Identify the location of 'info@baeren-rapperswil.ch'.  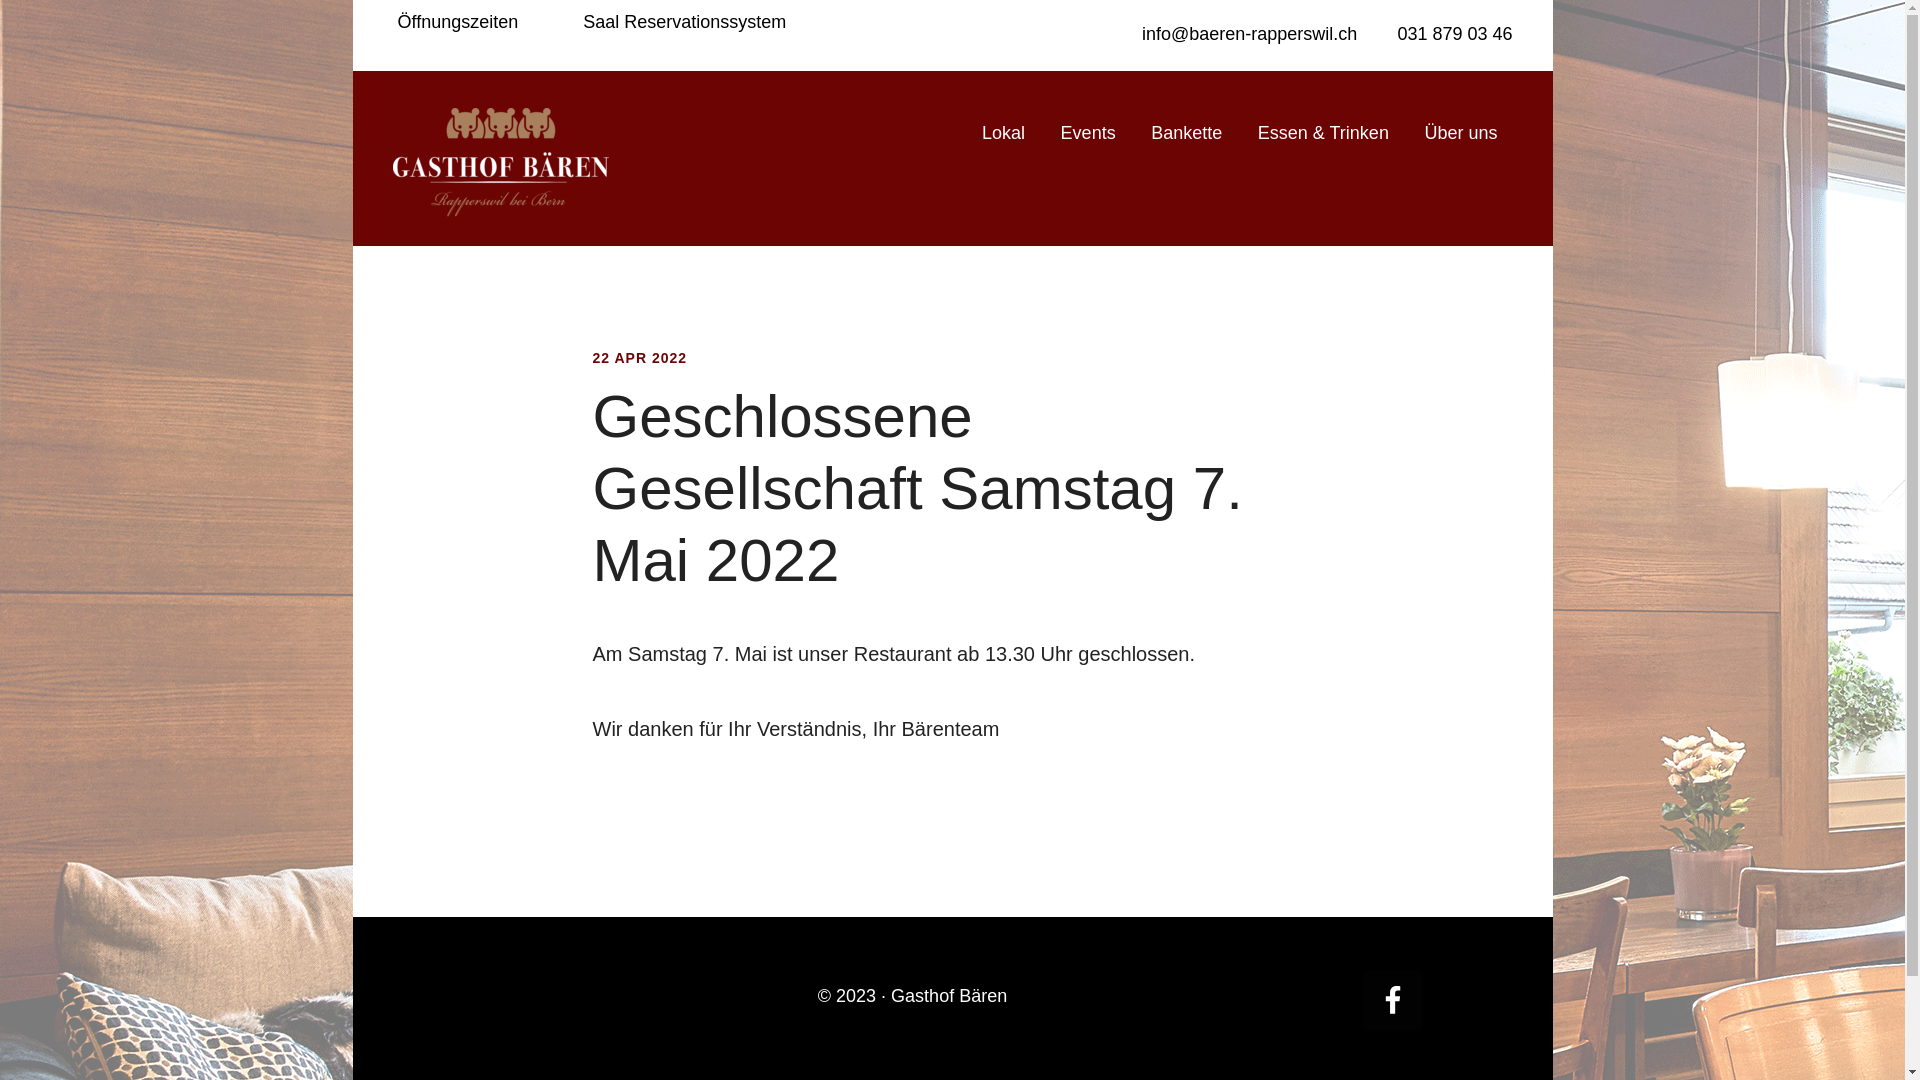
(1246, 34).